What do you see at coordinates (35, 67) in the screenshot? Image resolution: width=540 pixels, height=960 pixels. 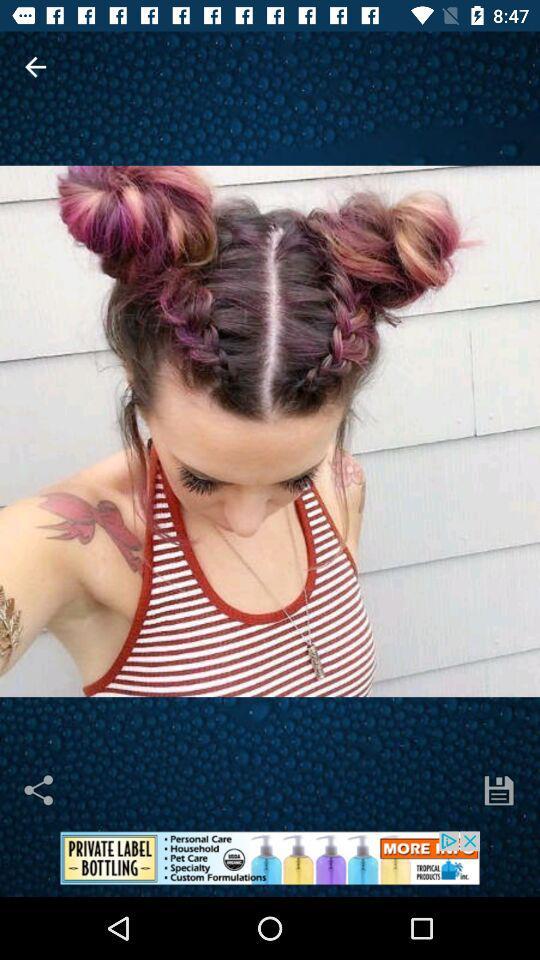 I see `the arrow_backward icon` at bounding box center [35, 67].